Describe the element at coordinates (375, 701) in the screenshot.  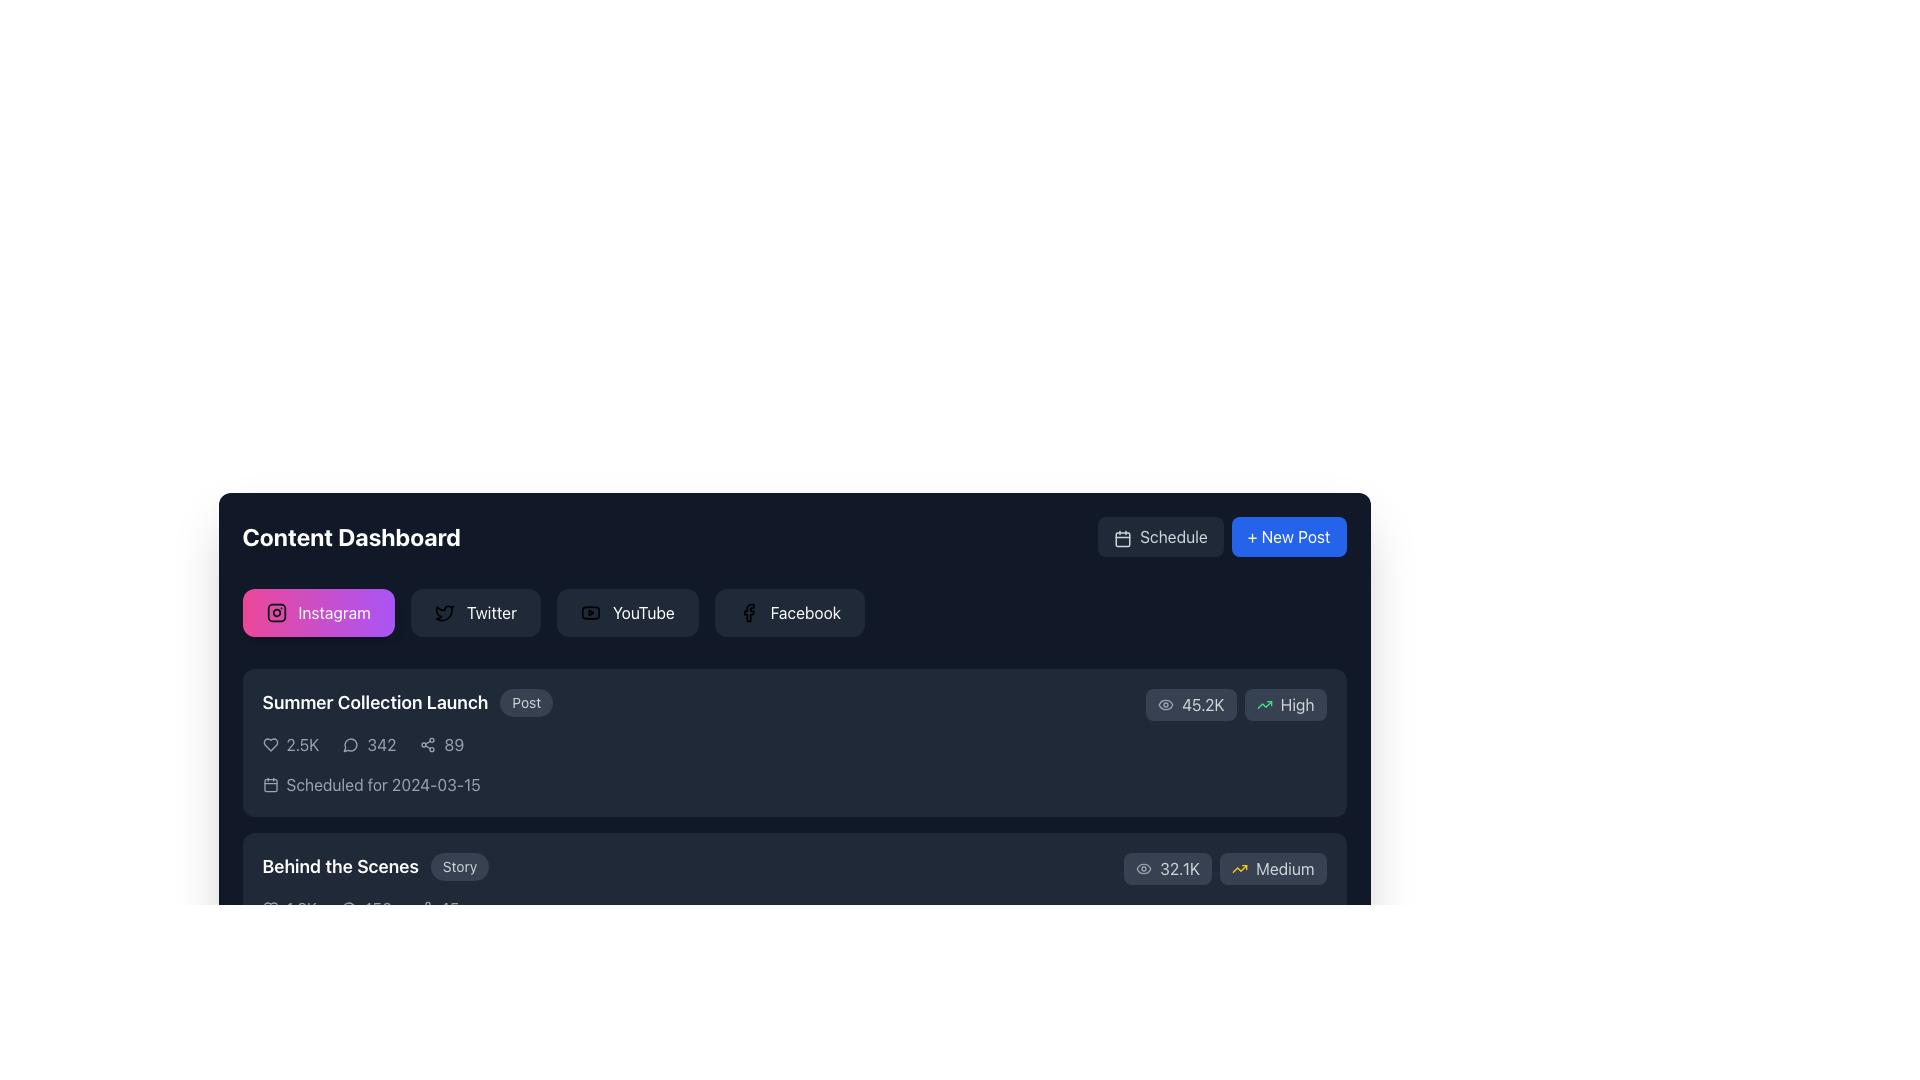
I see `the text label reading 'Summer Collection Launch'` at that location.